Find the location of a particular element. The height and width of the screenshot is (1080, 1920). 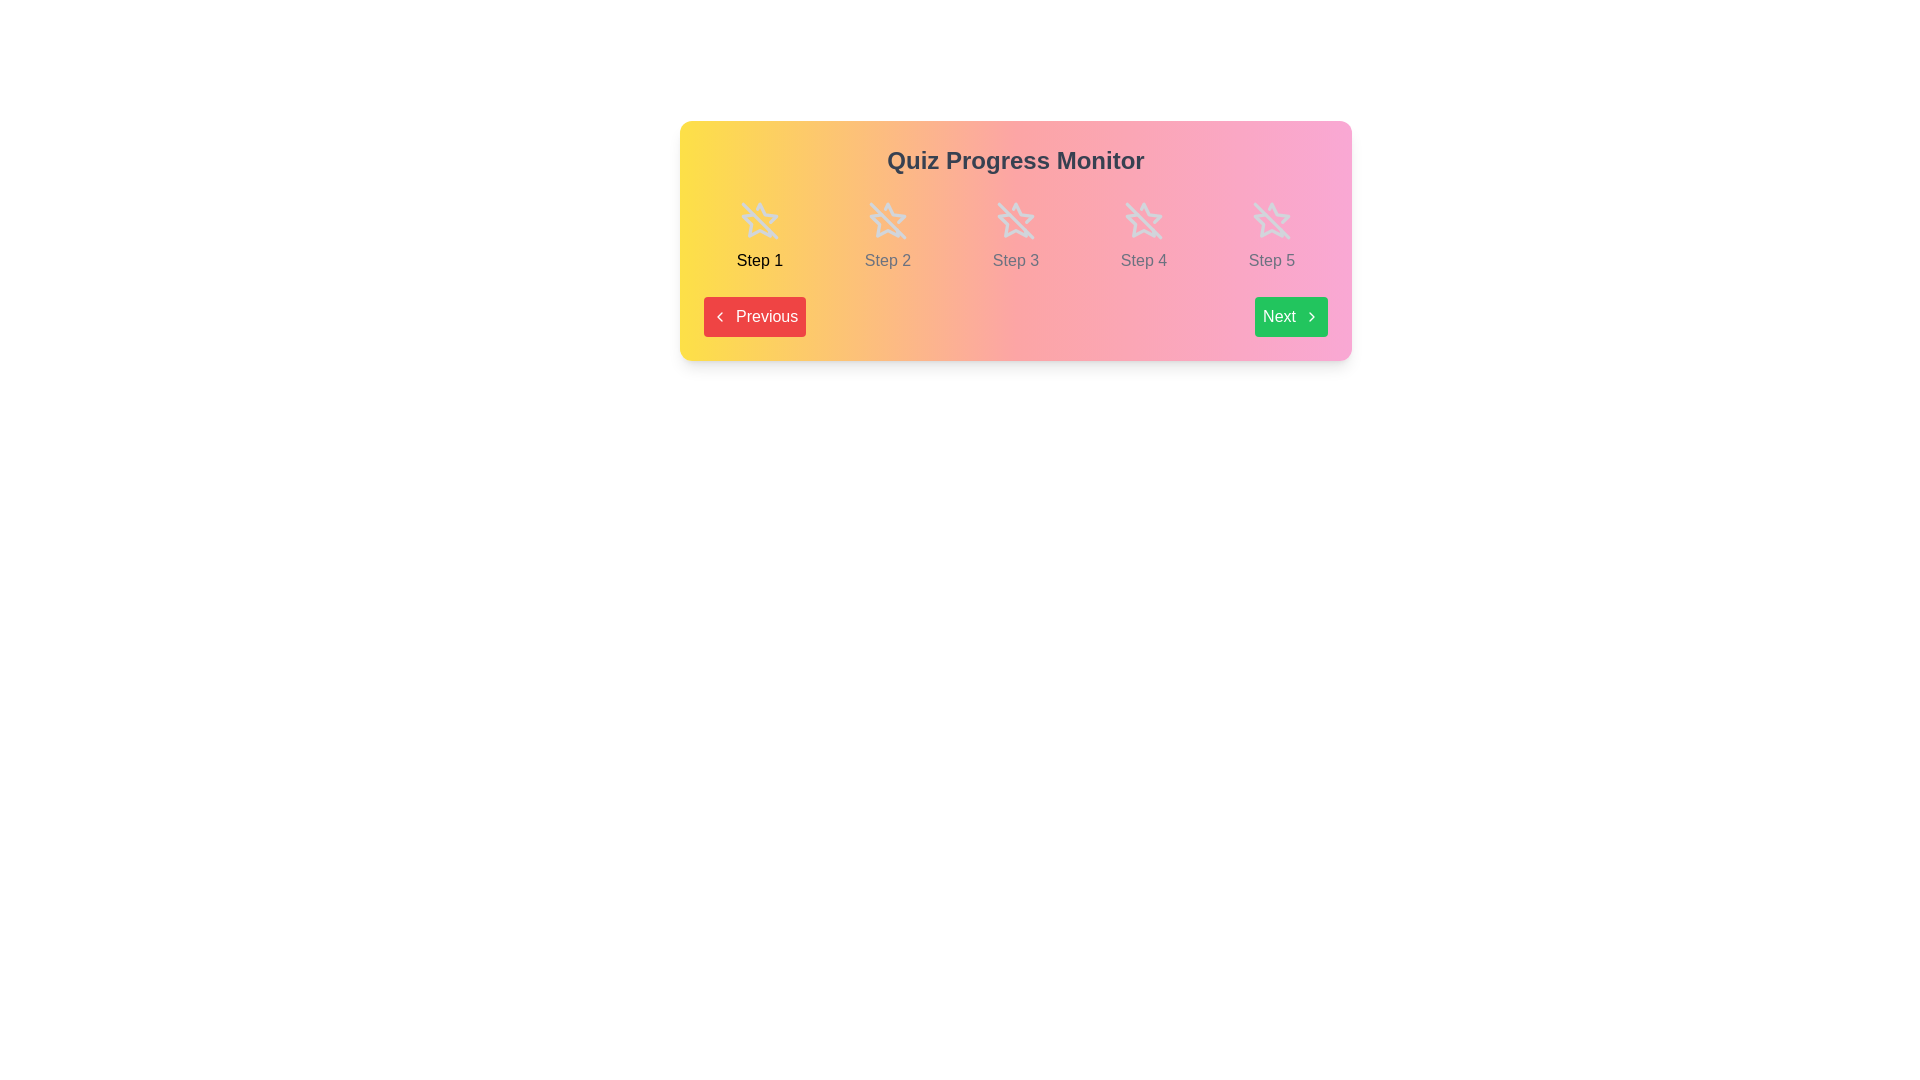

the Navigation control bar with buttons labeled 'Previous' and 'Next', which is positioned under the progress indicator and part of the 'Quiz Progress Monitor' is located at coordinates (1016, 315).